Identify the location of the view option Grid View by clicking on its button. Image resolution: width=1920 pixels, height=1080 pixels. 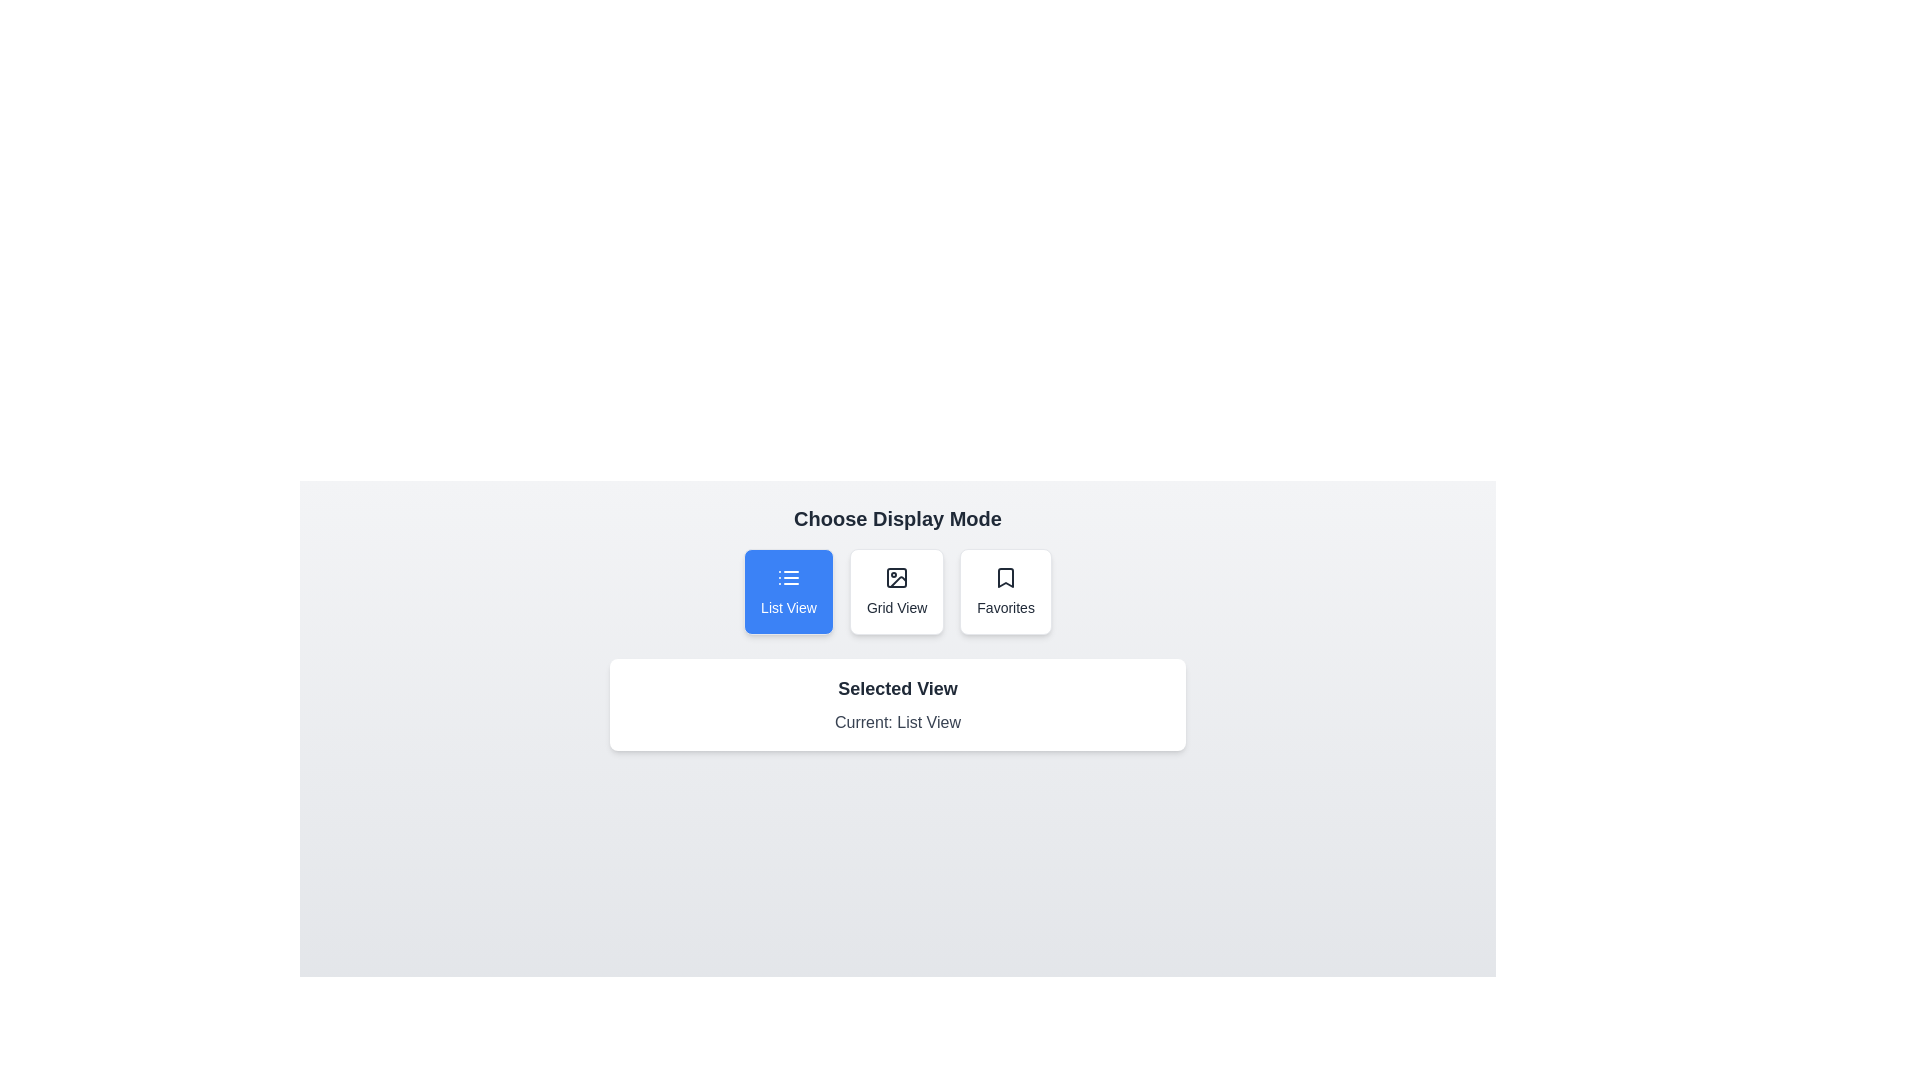
(896, 590).